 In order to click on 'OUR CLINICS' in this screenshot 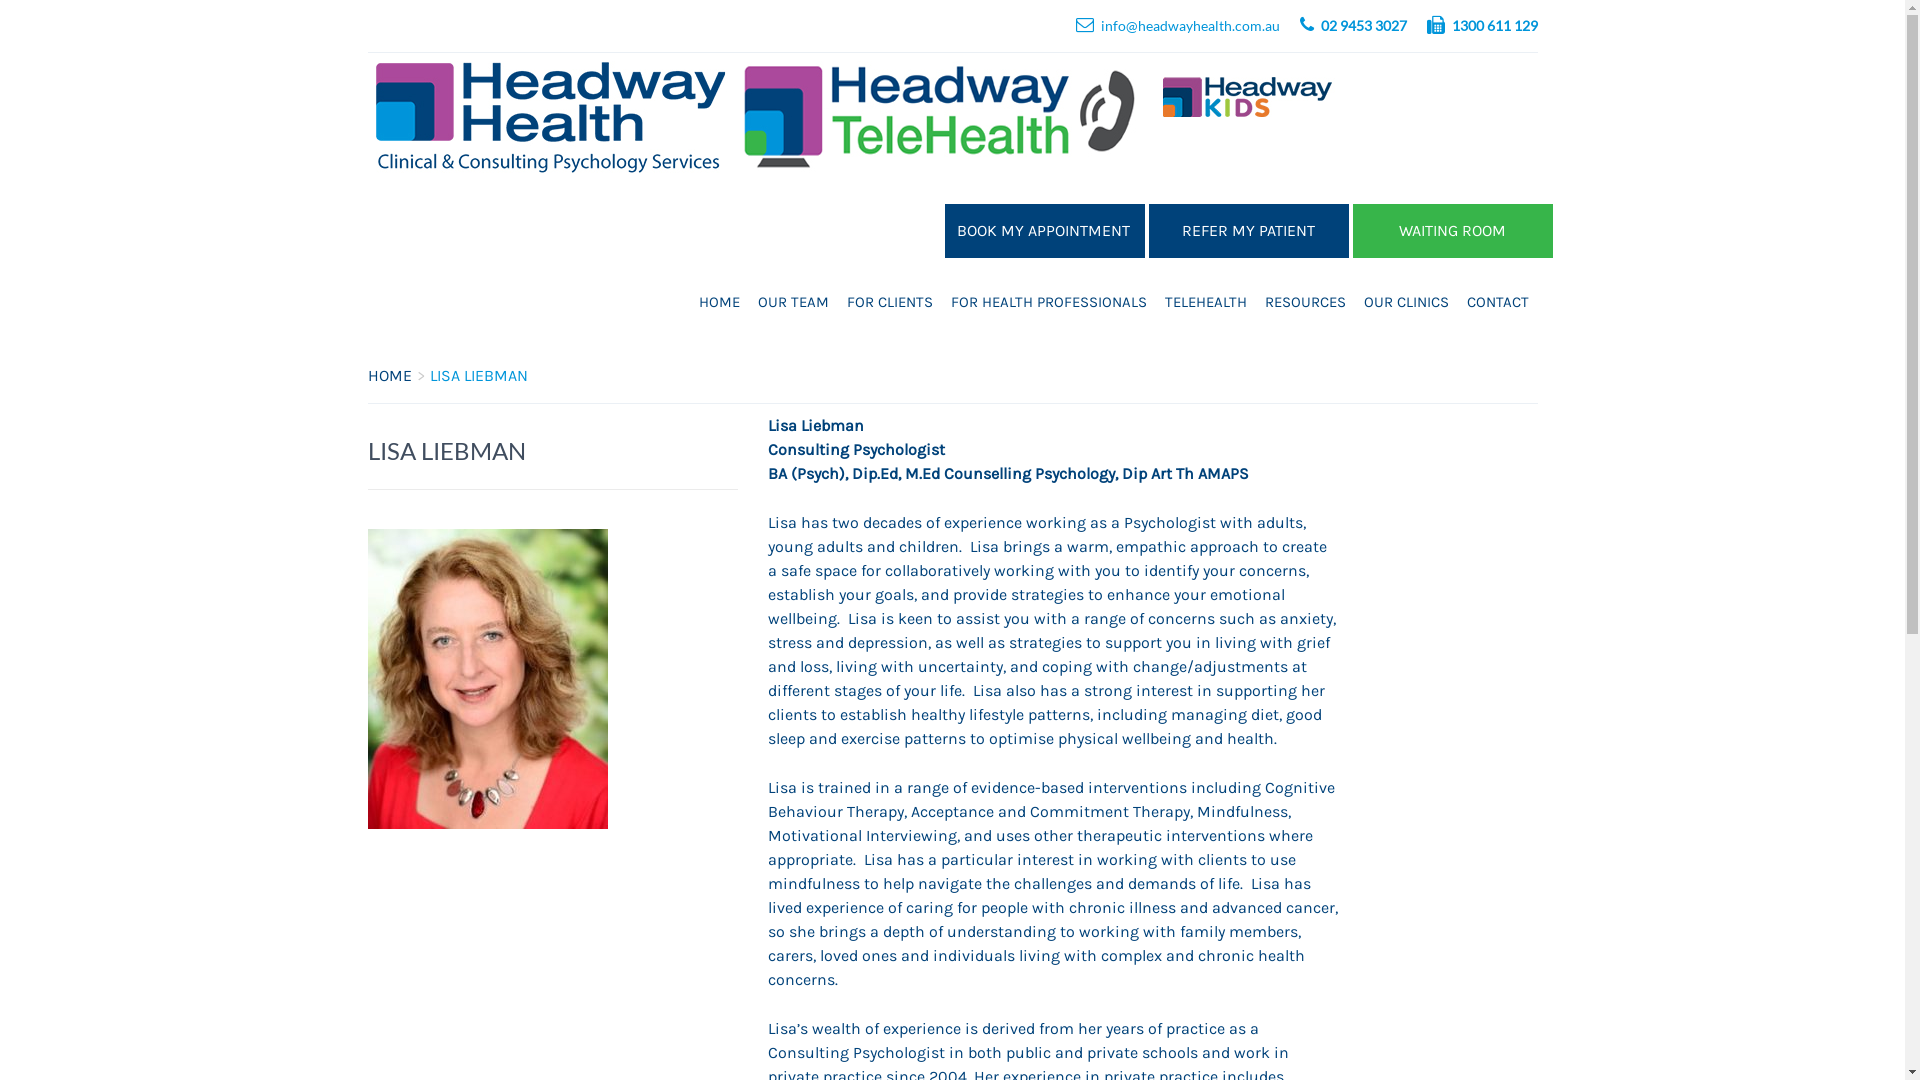, I will do `click(1353, 301)`.